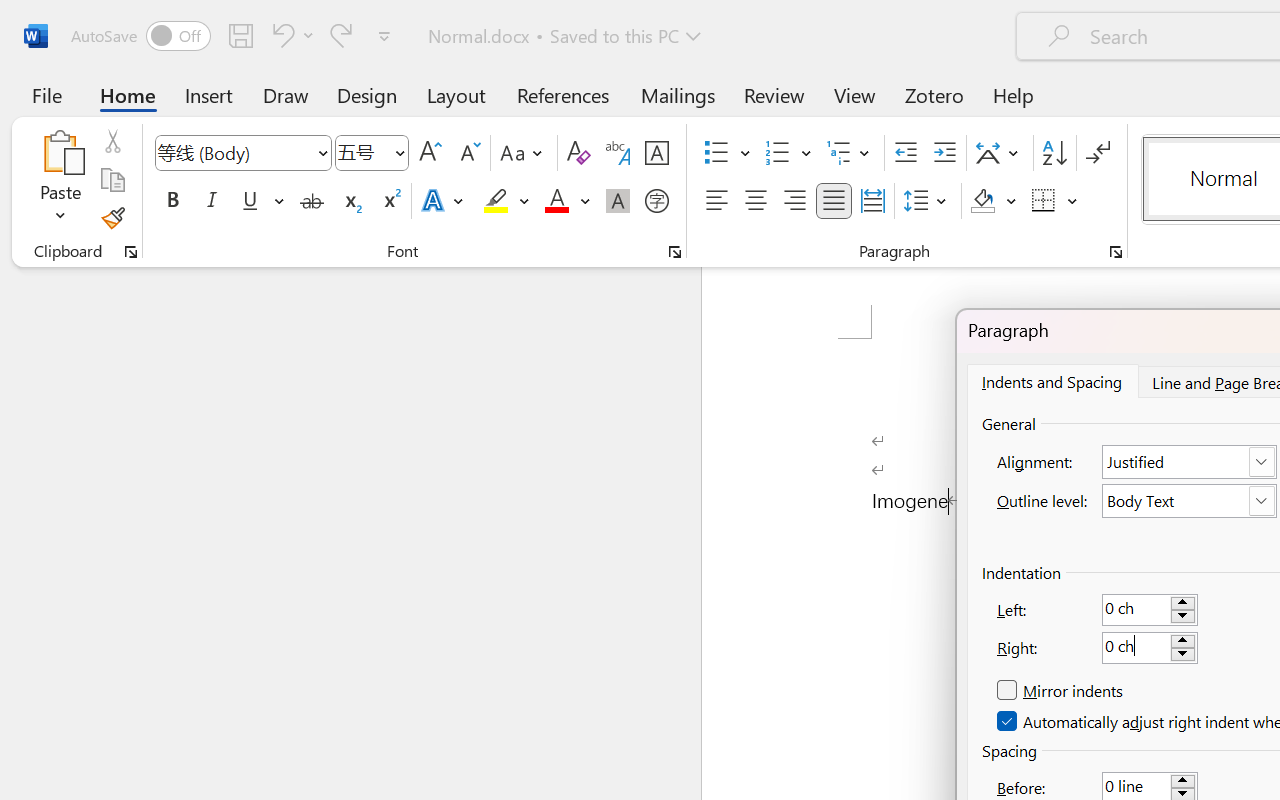 The width and height of the screenshot is (1280, 800). I want to click on 'Undo Typing', so click(289, 34).